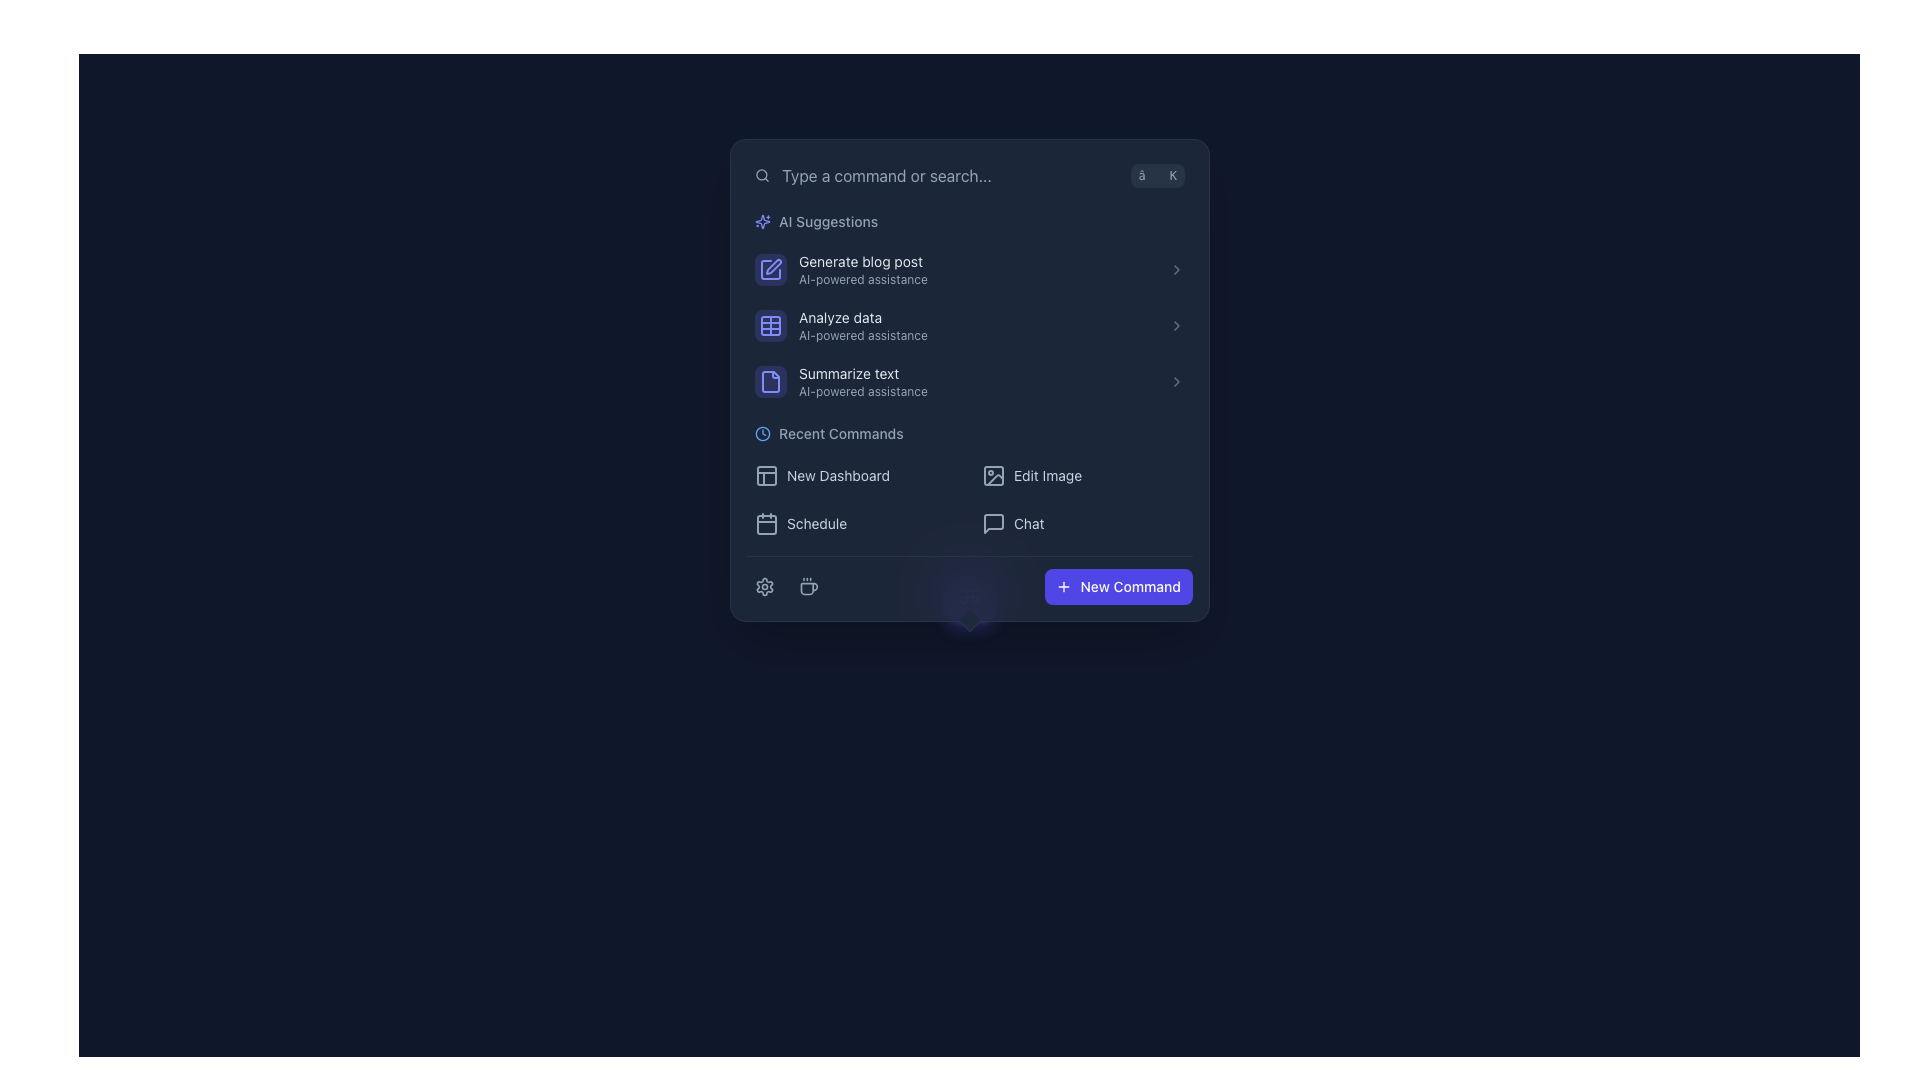 The width and height of the screenshot is (1920, 1080). What do you see at coordinates (993, 523) in the screenshot?
I see `the chat icon located in the 'Chat' row of the 'Recent Commands' section` at bounding box center [993, 523].